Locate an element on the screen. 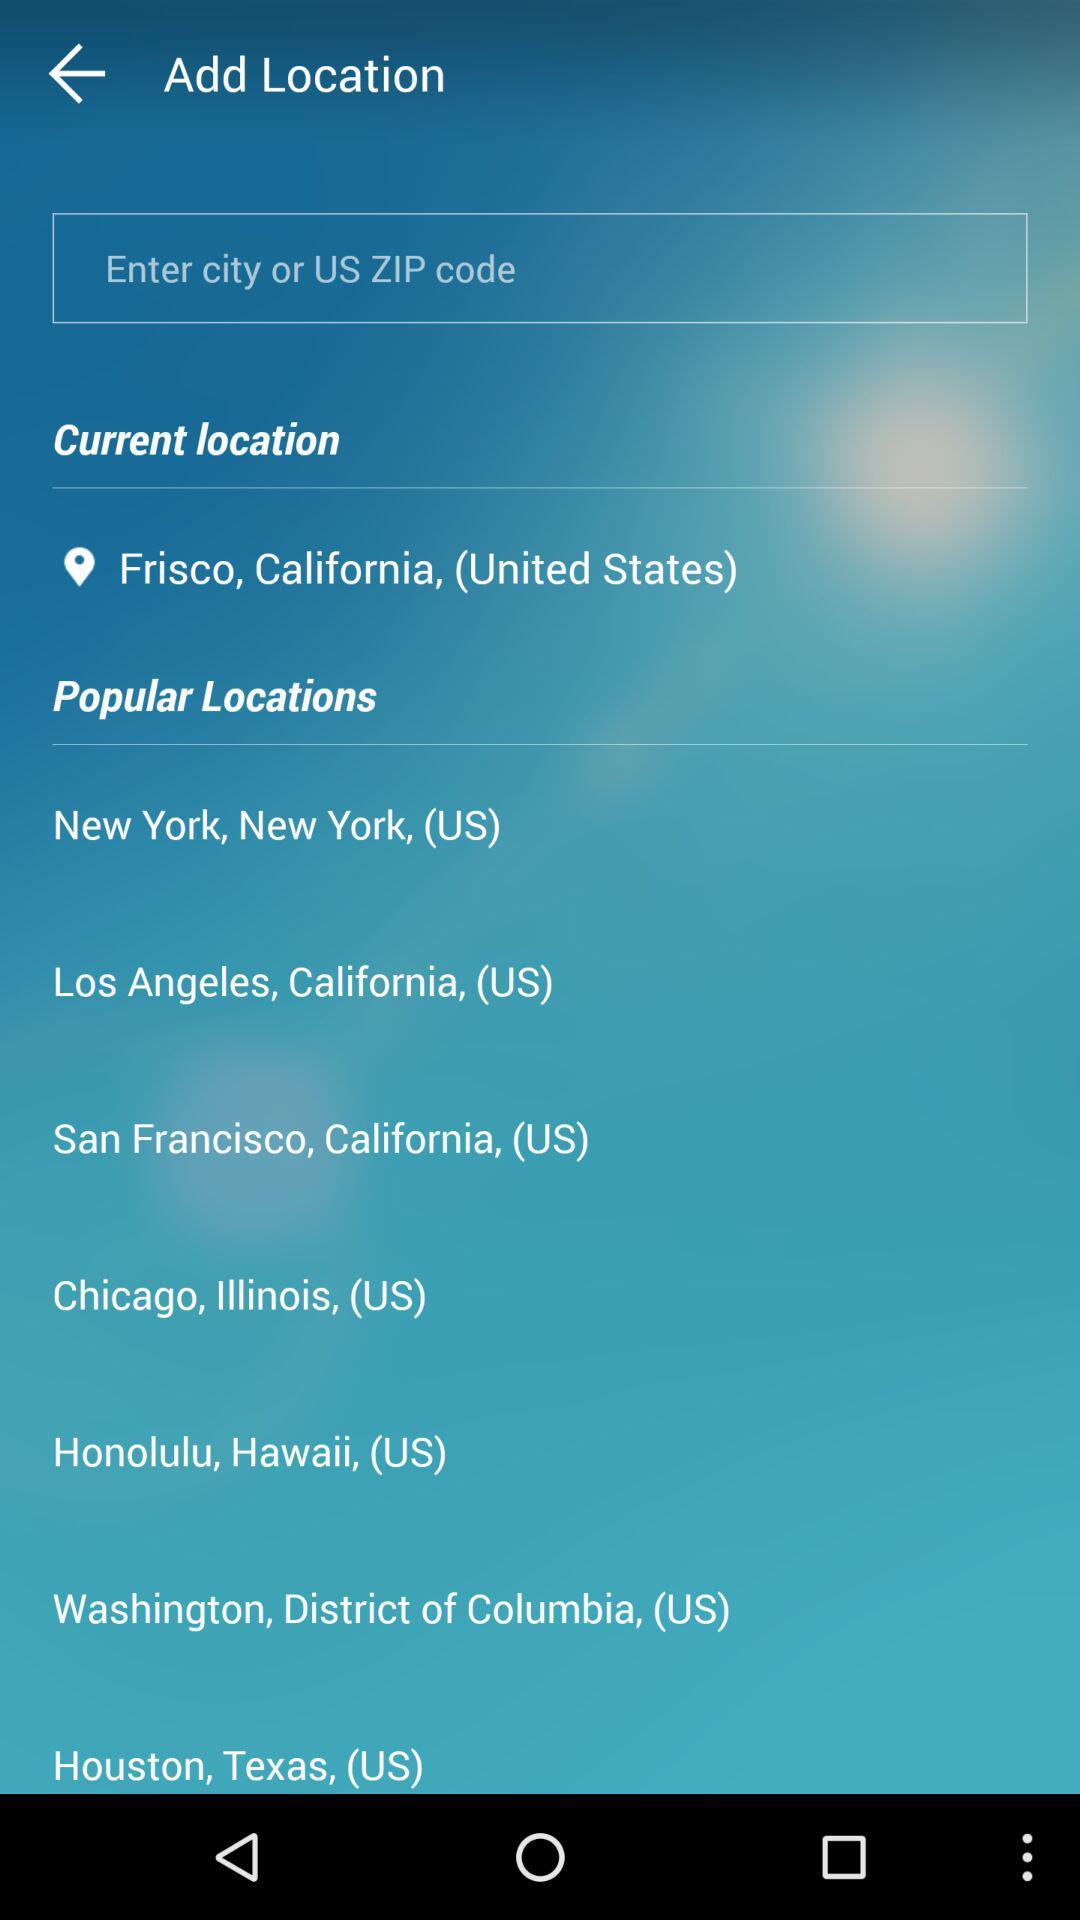  chicago, illinois, (us) is located at coordinates (238, 1293).